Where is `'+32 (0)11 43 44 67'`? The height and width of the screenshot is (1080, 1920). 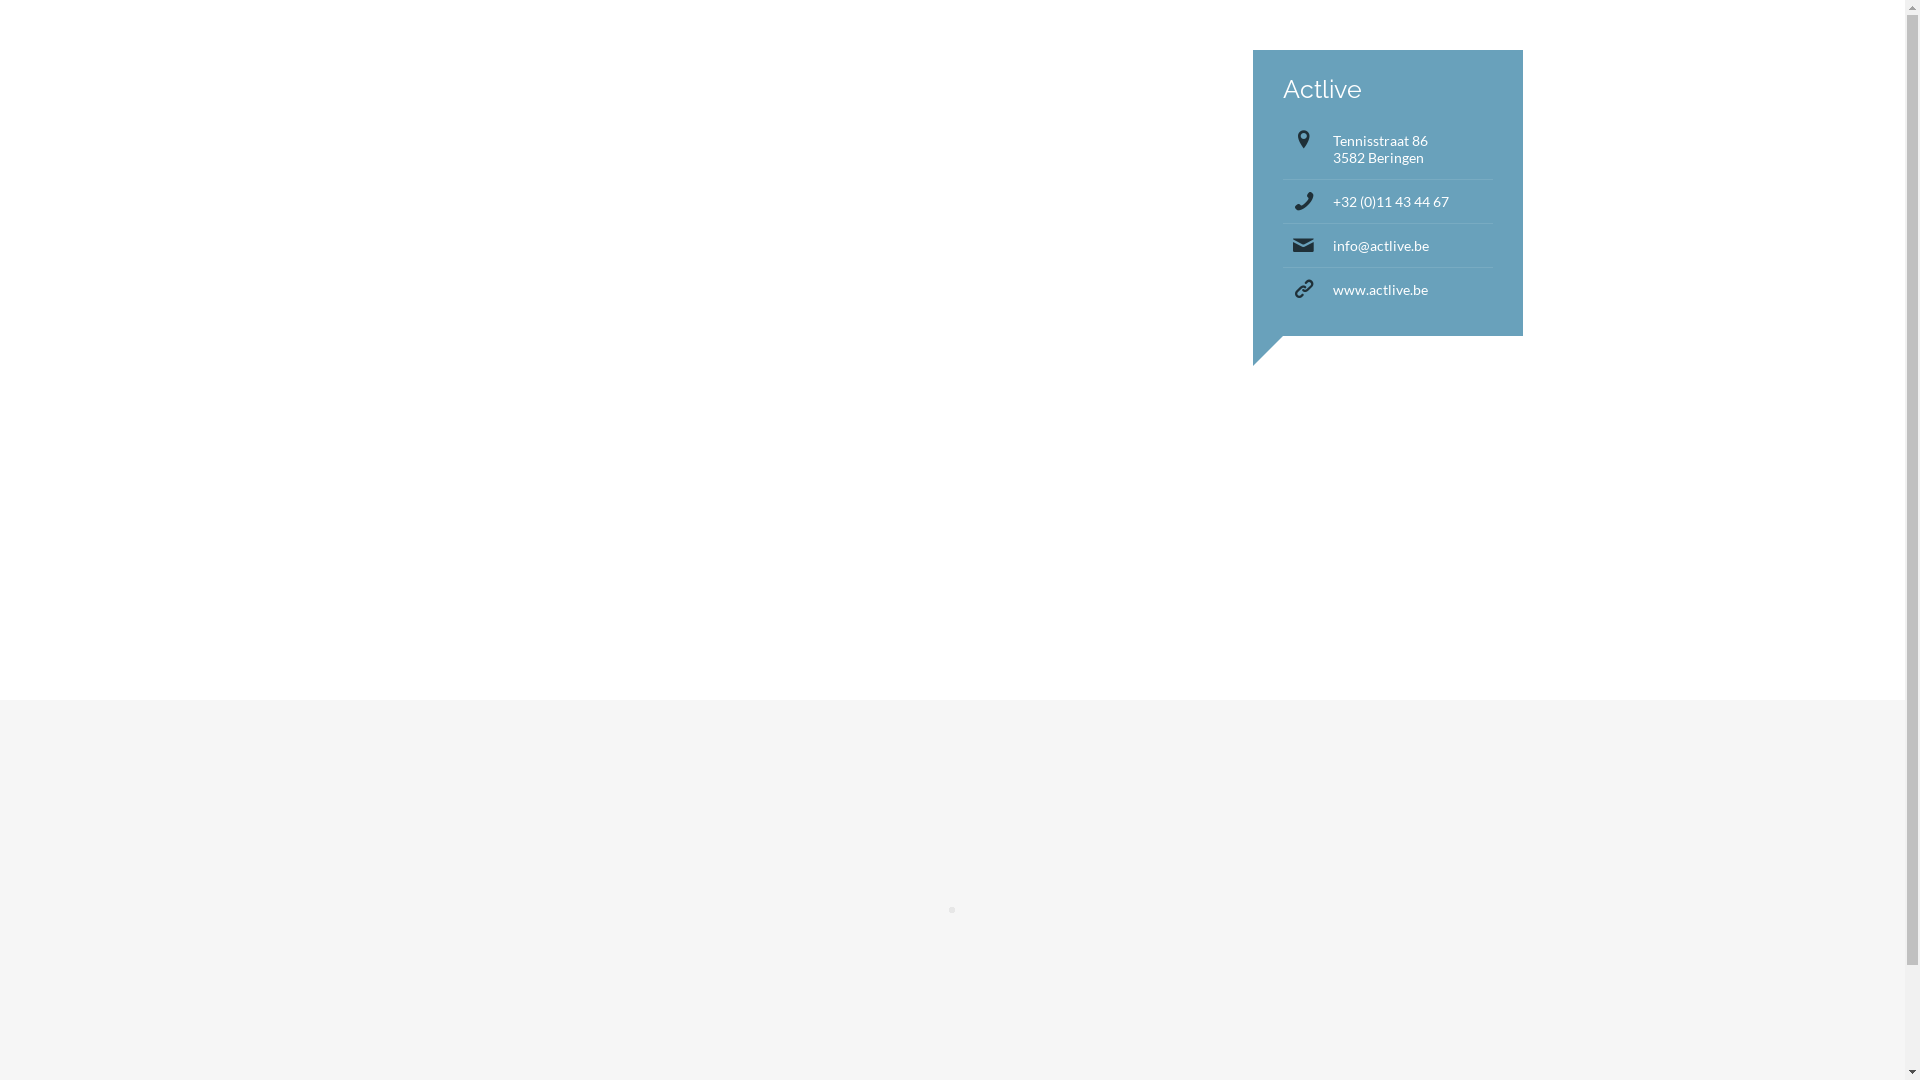 '+32 (0)11 43 44 67' is located at coordinates (1389, 201).